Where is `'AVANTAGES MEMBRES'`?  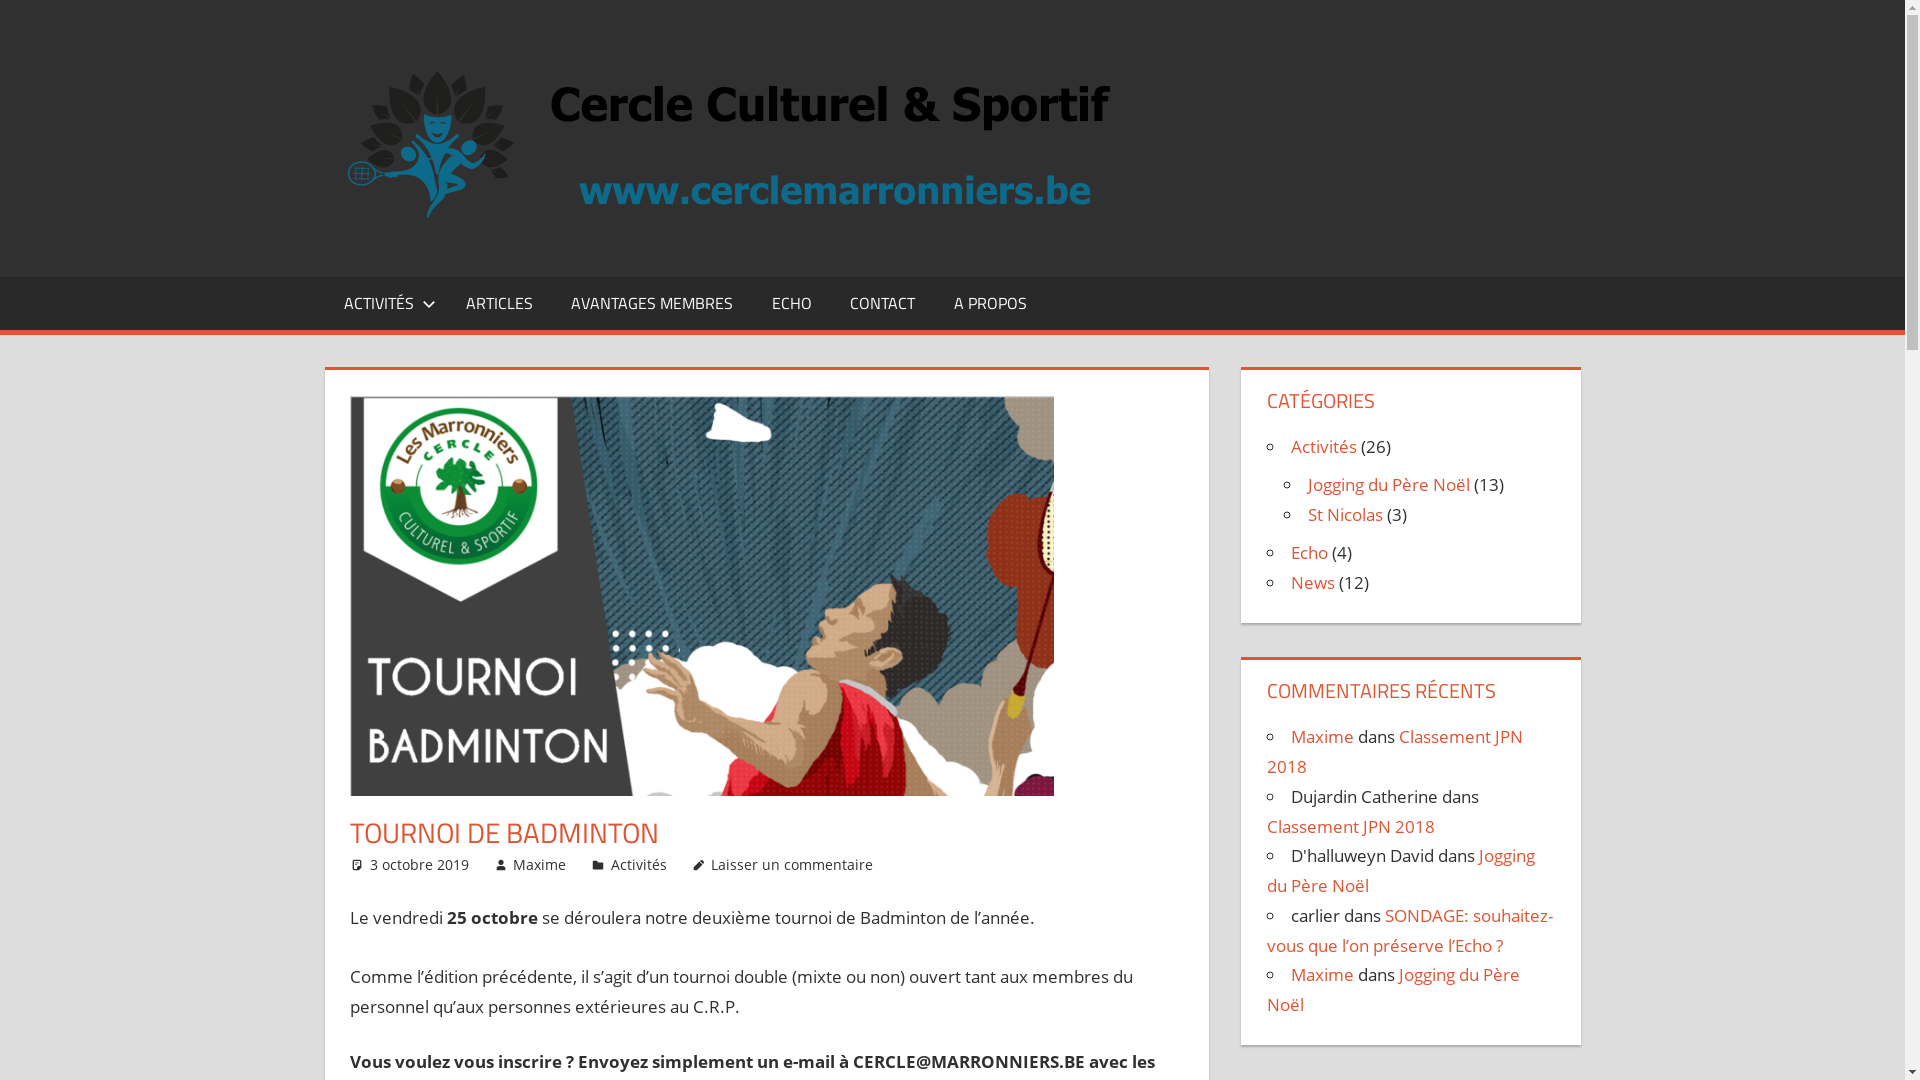 'AVANTAGES MEMBRES' is located at coordinates (652, 303).